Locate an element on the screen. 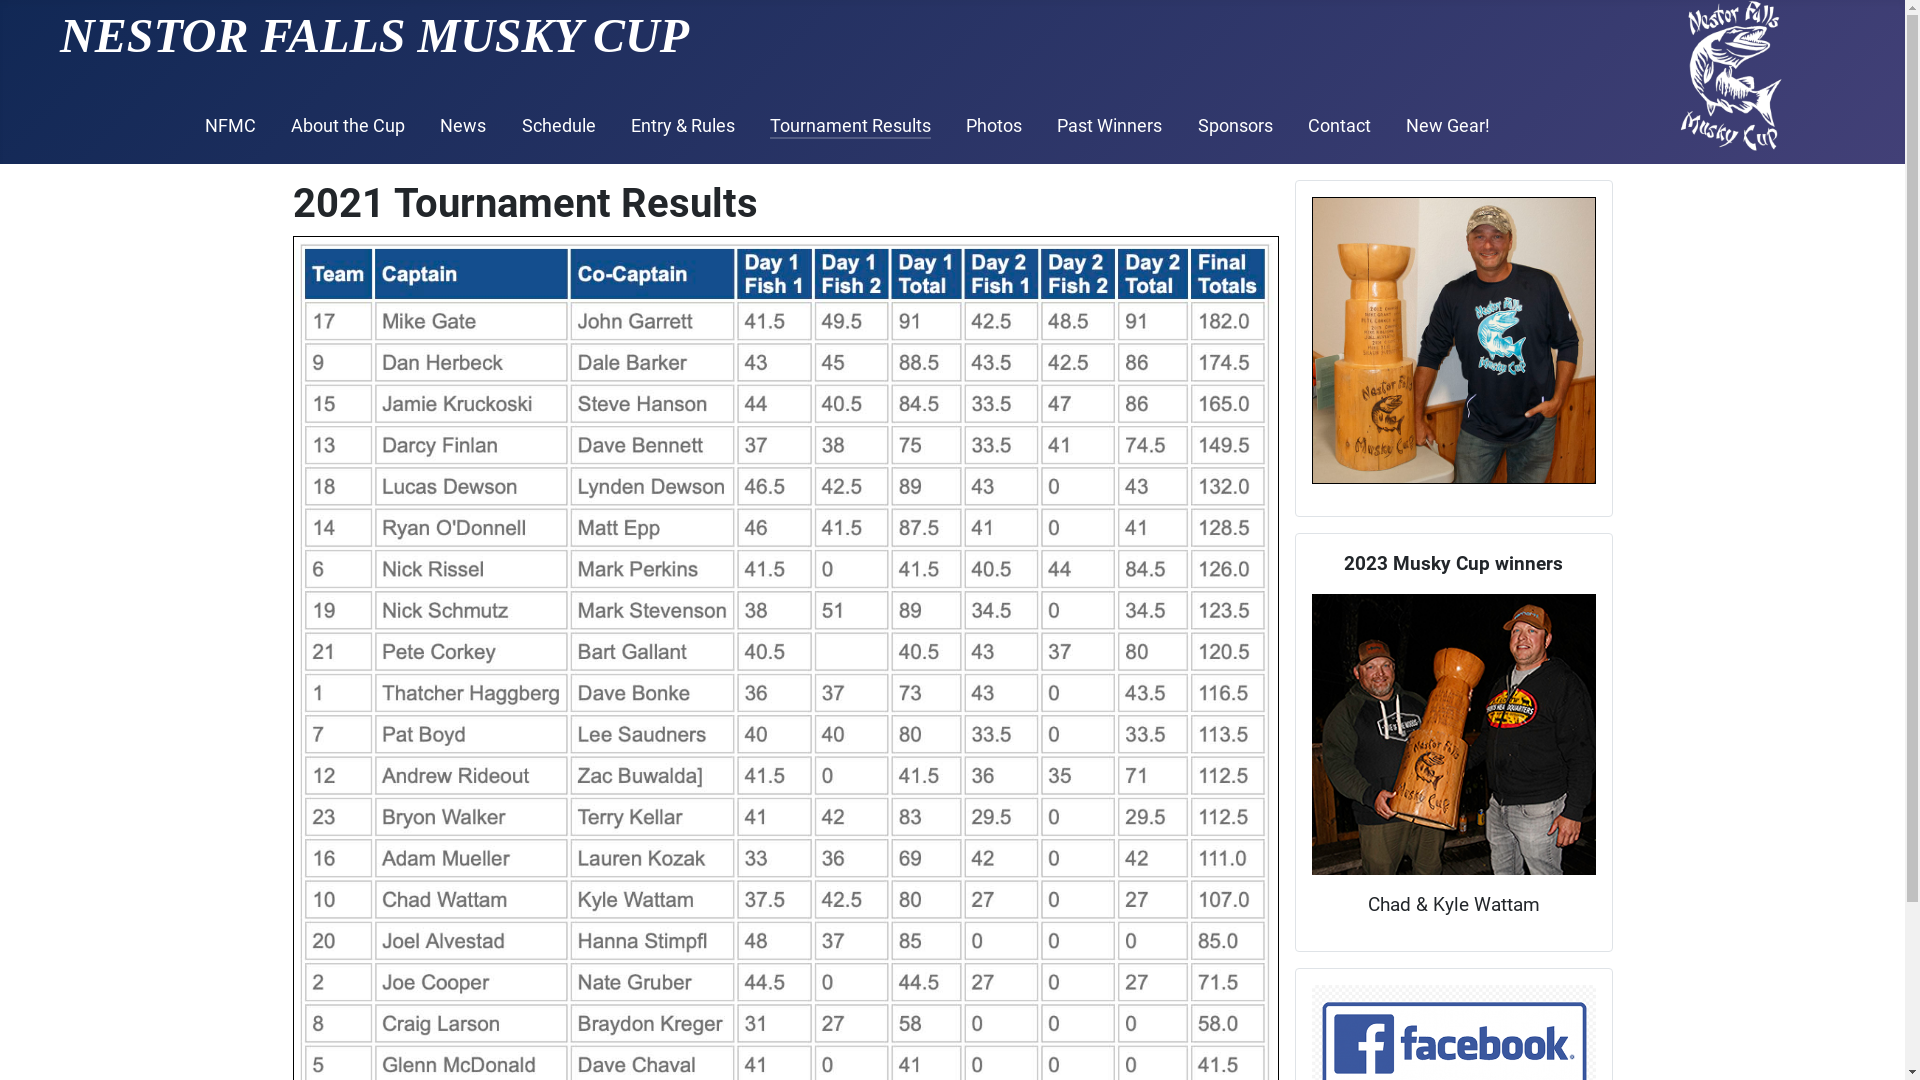  'NFMC' is located at coordinates (230, 126).